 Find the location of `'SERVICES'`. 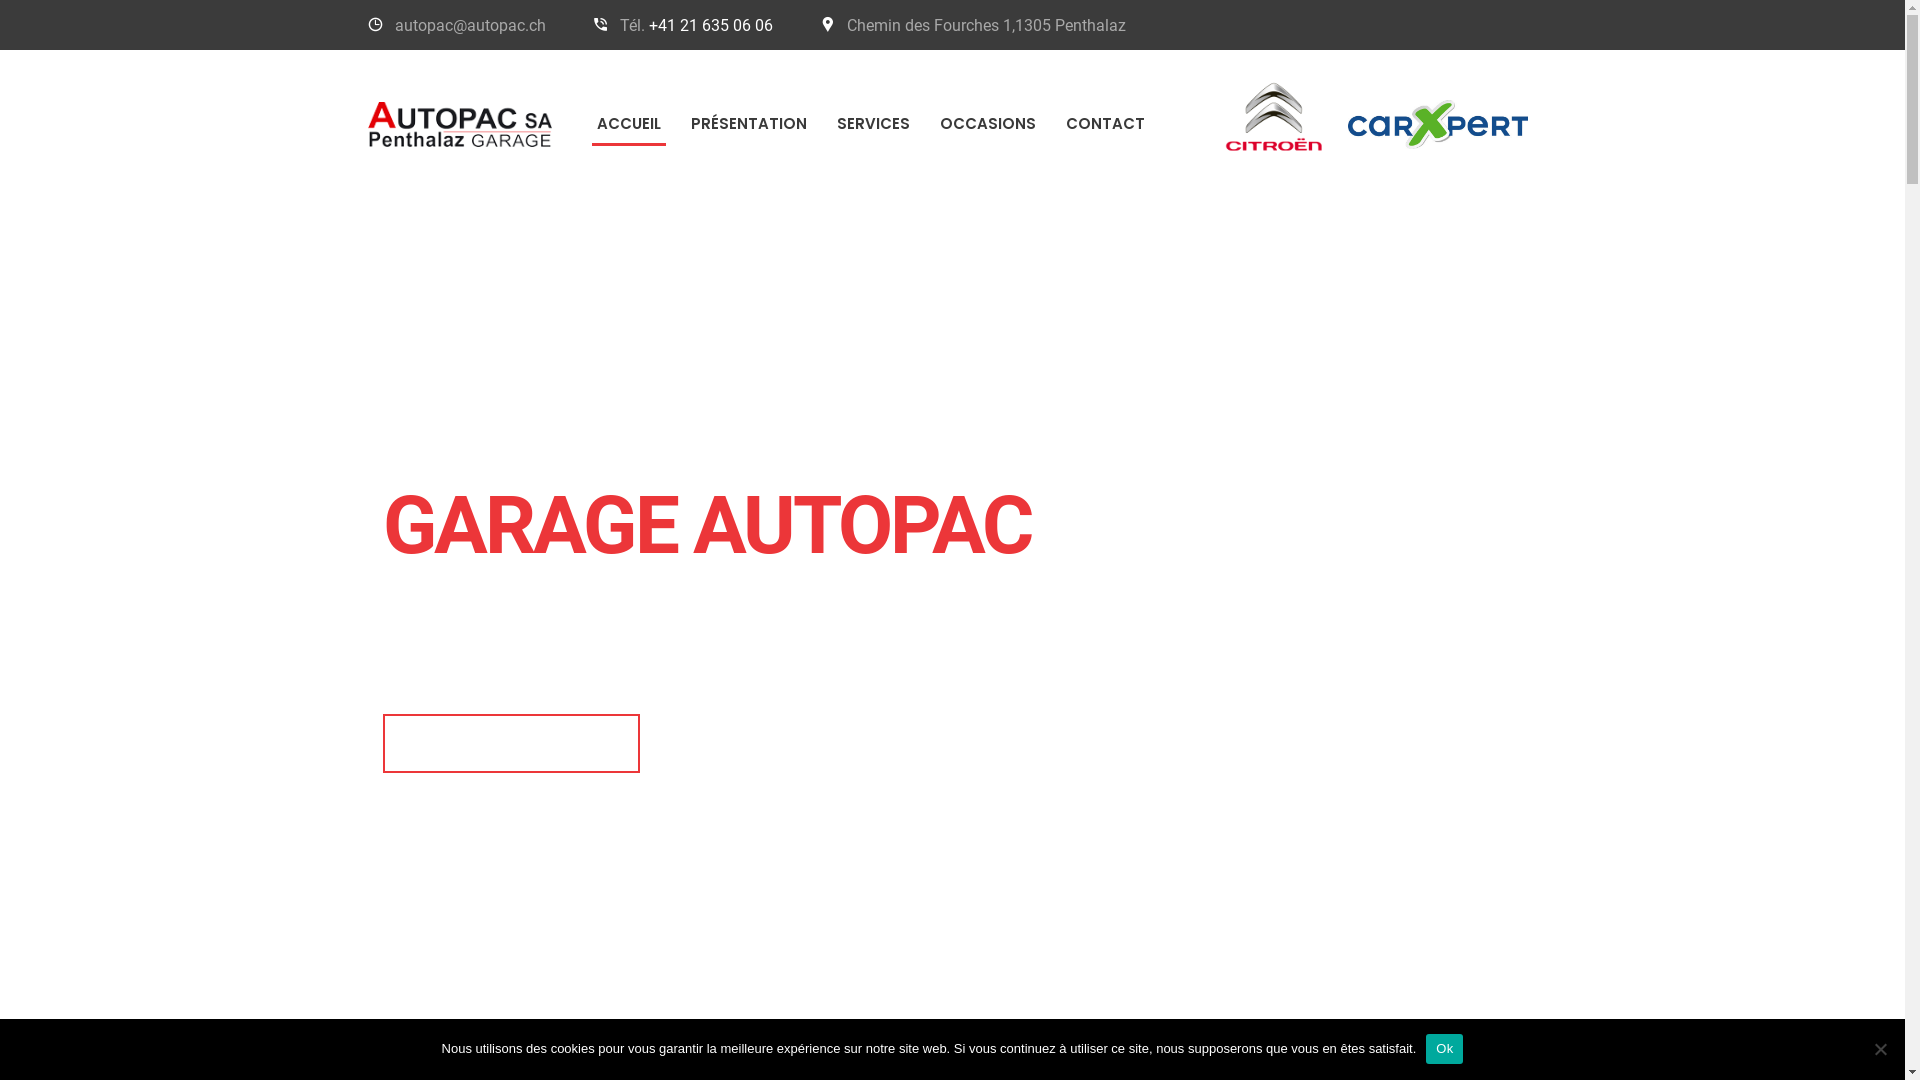

'SERVICES' is located at coordinates (821, 123).